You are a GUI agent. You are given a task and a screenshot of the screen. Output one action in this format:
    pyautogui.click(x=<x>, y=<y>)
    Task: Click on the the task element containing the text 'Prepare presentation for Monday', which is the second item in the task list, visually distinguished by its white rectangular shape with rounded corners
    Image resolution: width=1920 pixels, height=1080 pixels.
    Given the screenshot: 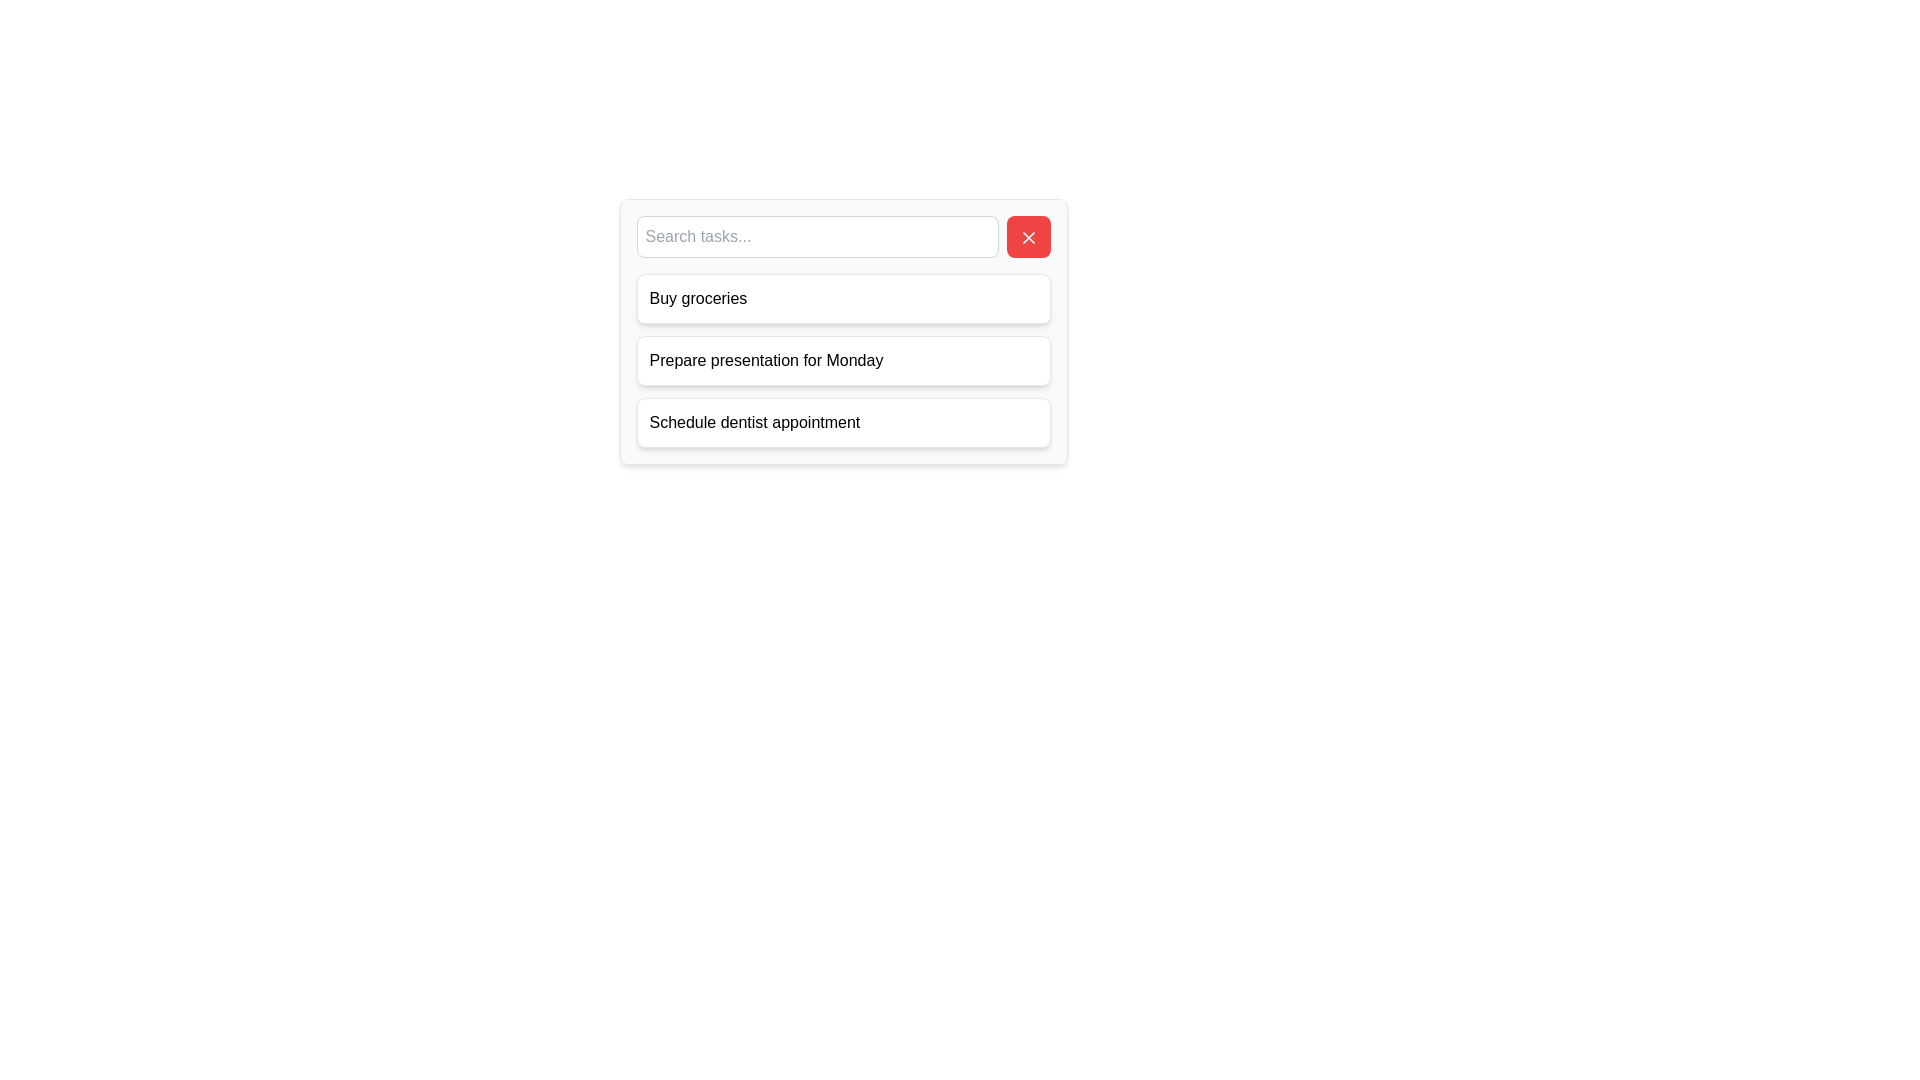 What is the action you would take?
    pyautogui.click(x=843, y=361)
    